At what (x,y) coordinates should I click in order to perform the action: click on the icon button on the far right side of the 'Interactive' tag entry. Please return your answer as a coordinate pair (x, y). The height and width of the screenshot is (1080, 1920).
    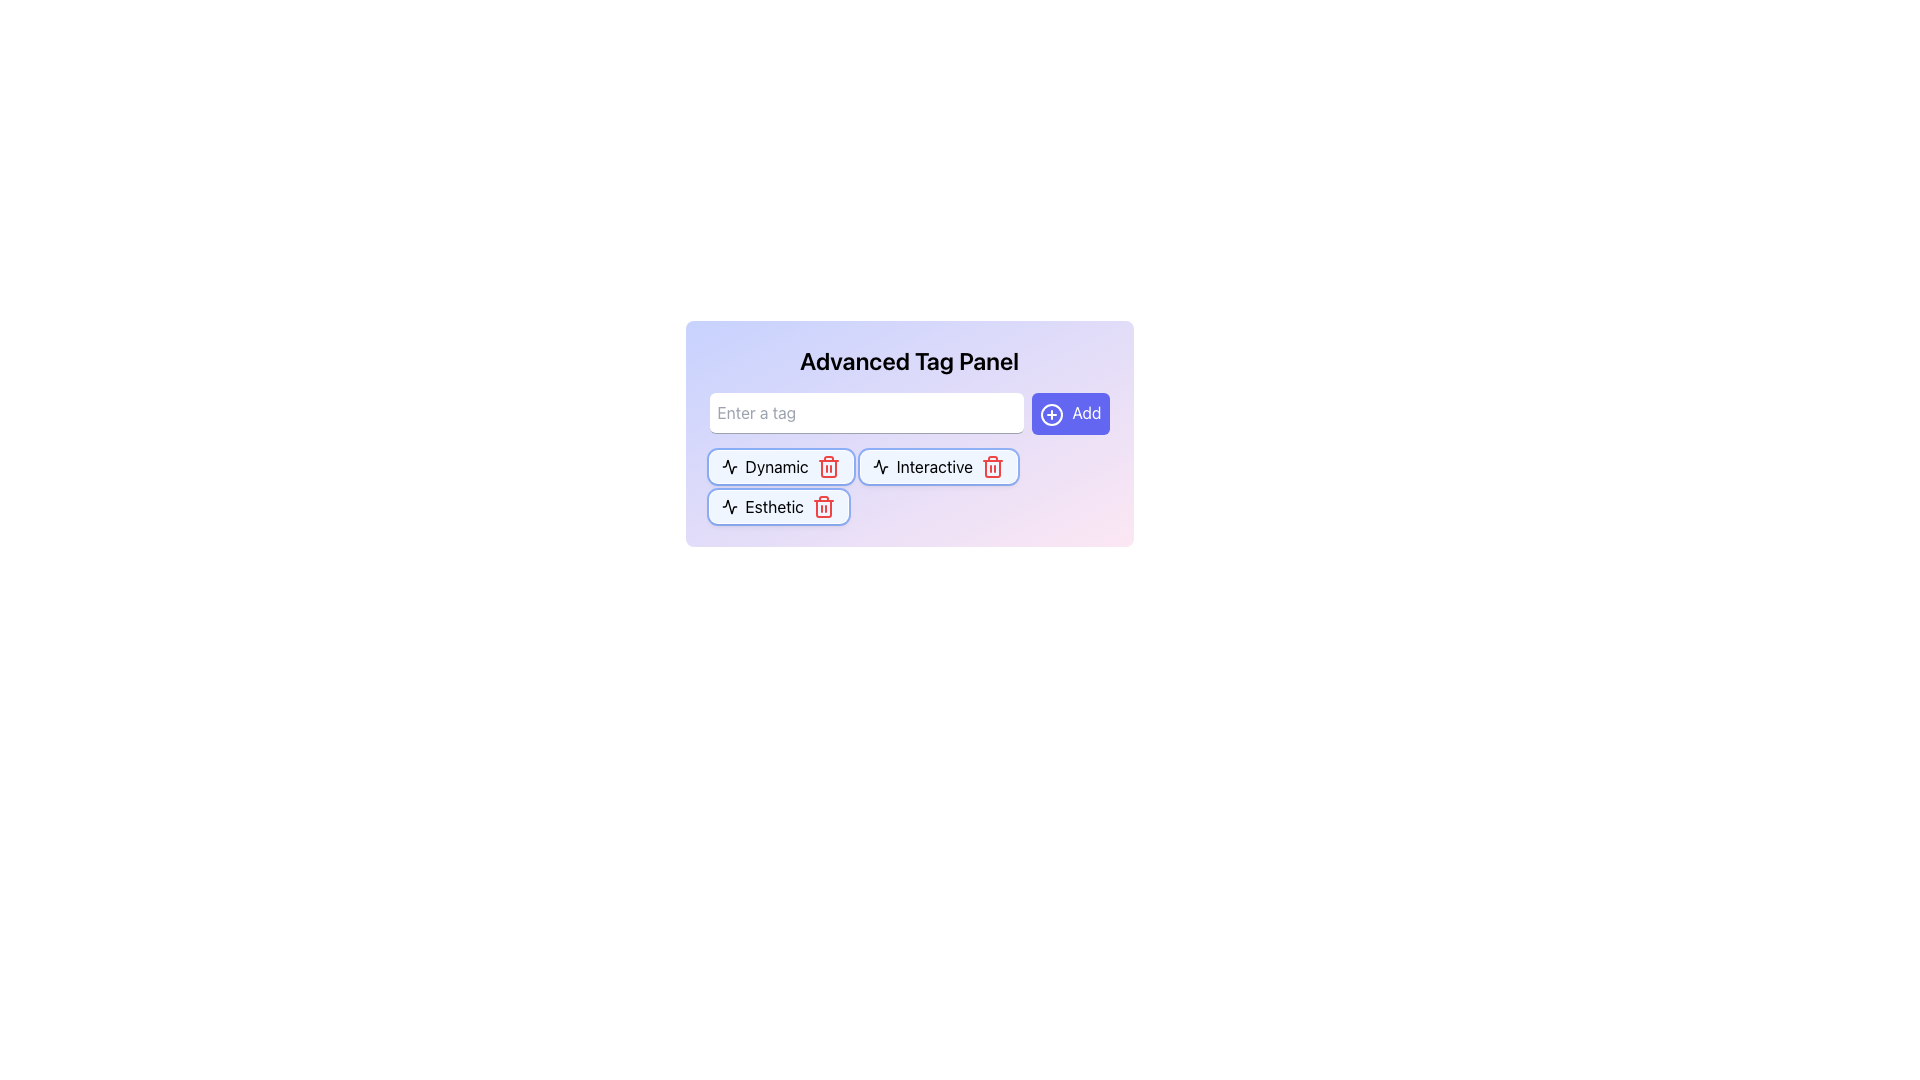
    Looking at the image, I should click on (993, 466).